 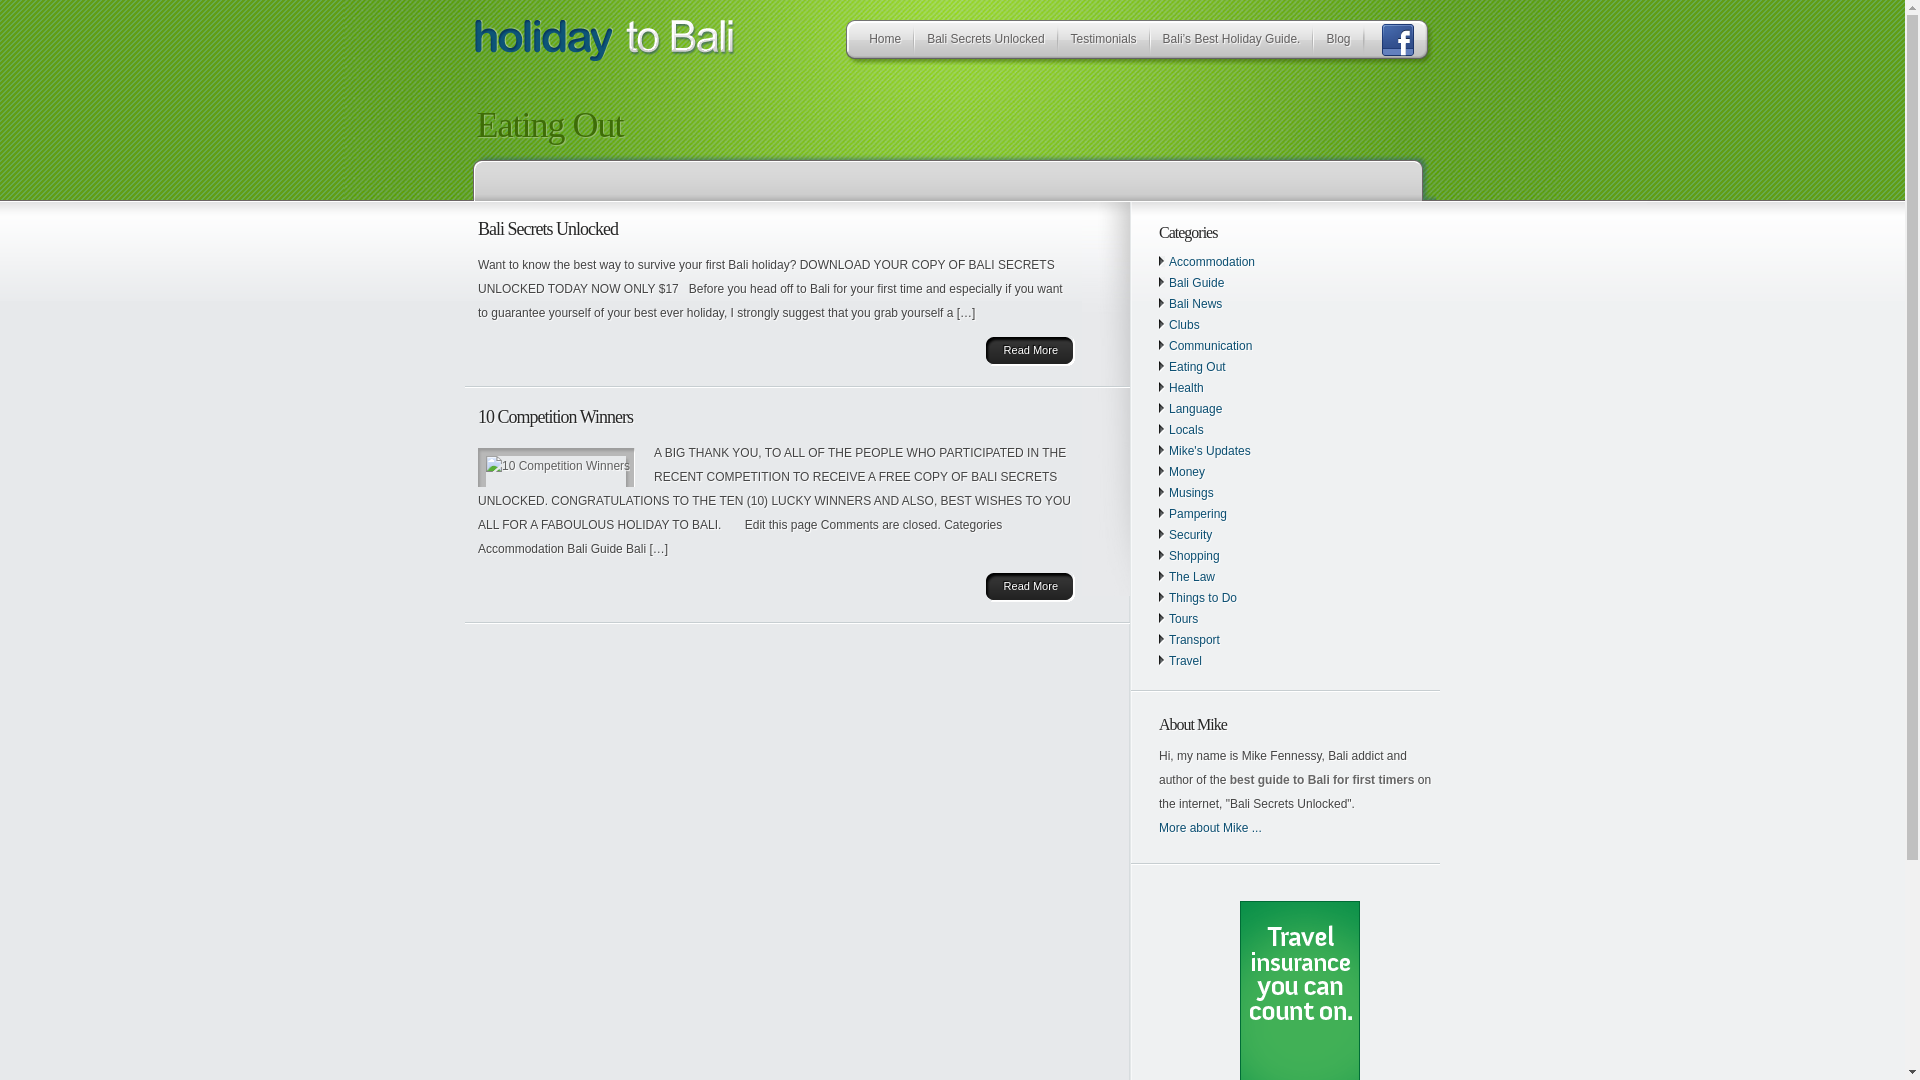 What do you see at coordinates (1202, 596) in the screenshot?
I see `'Things to Do'` at bounding box center [1202, 596].